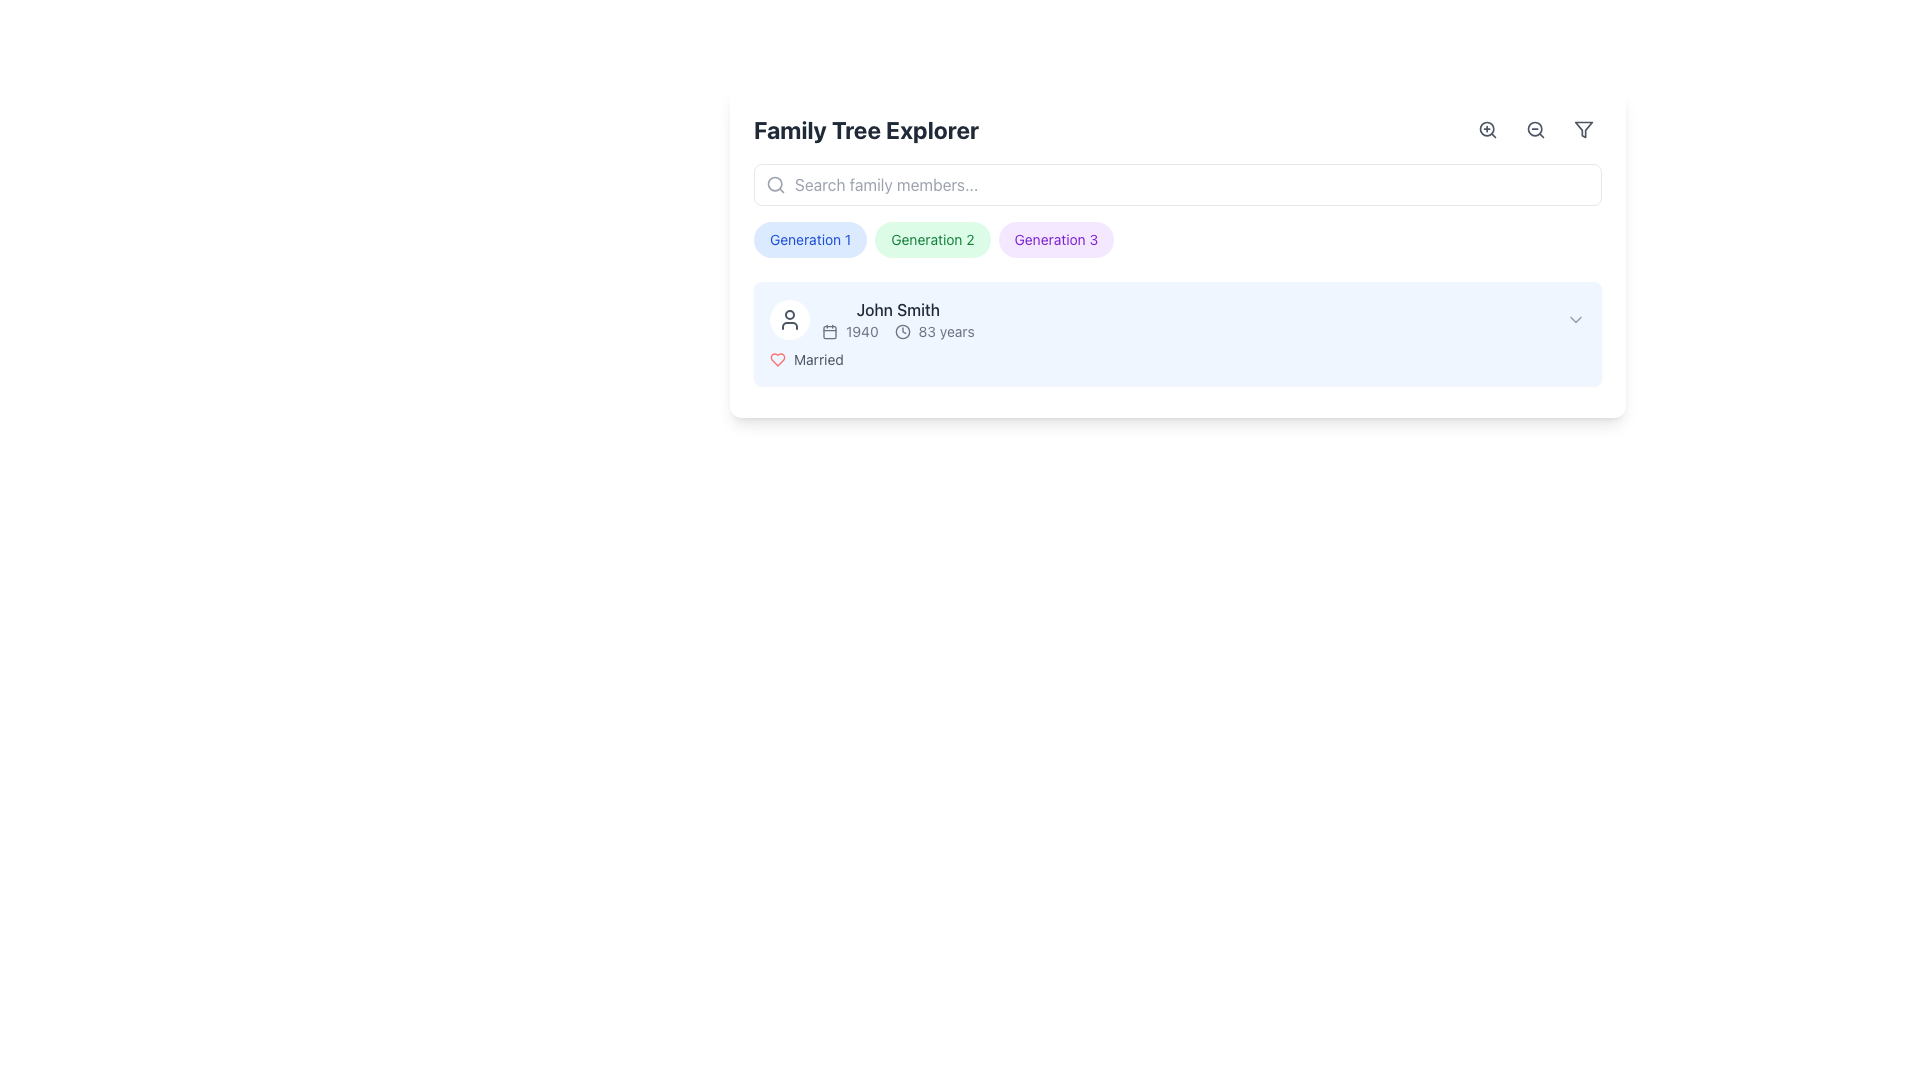 This screenshot has width=1920, height=1080. Describe the element at coordinates (897, 309) in the screenshot. I see `the text element displaying the name 'John Smith', which is styled as a header in medium-weight gray font and located at the top of the user information card` at that location.